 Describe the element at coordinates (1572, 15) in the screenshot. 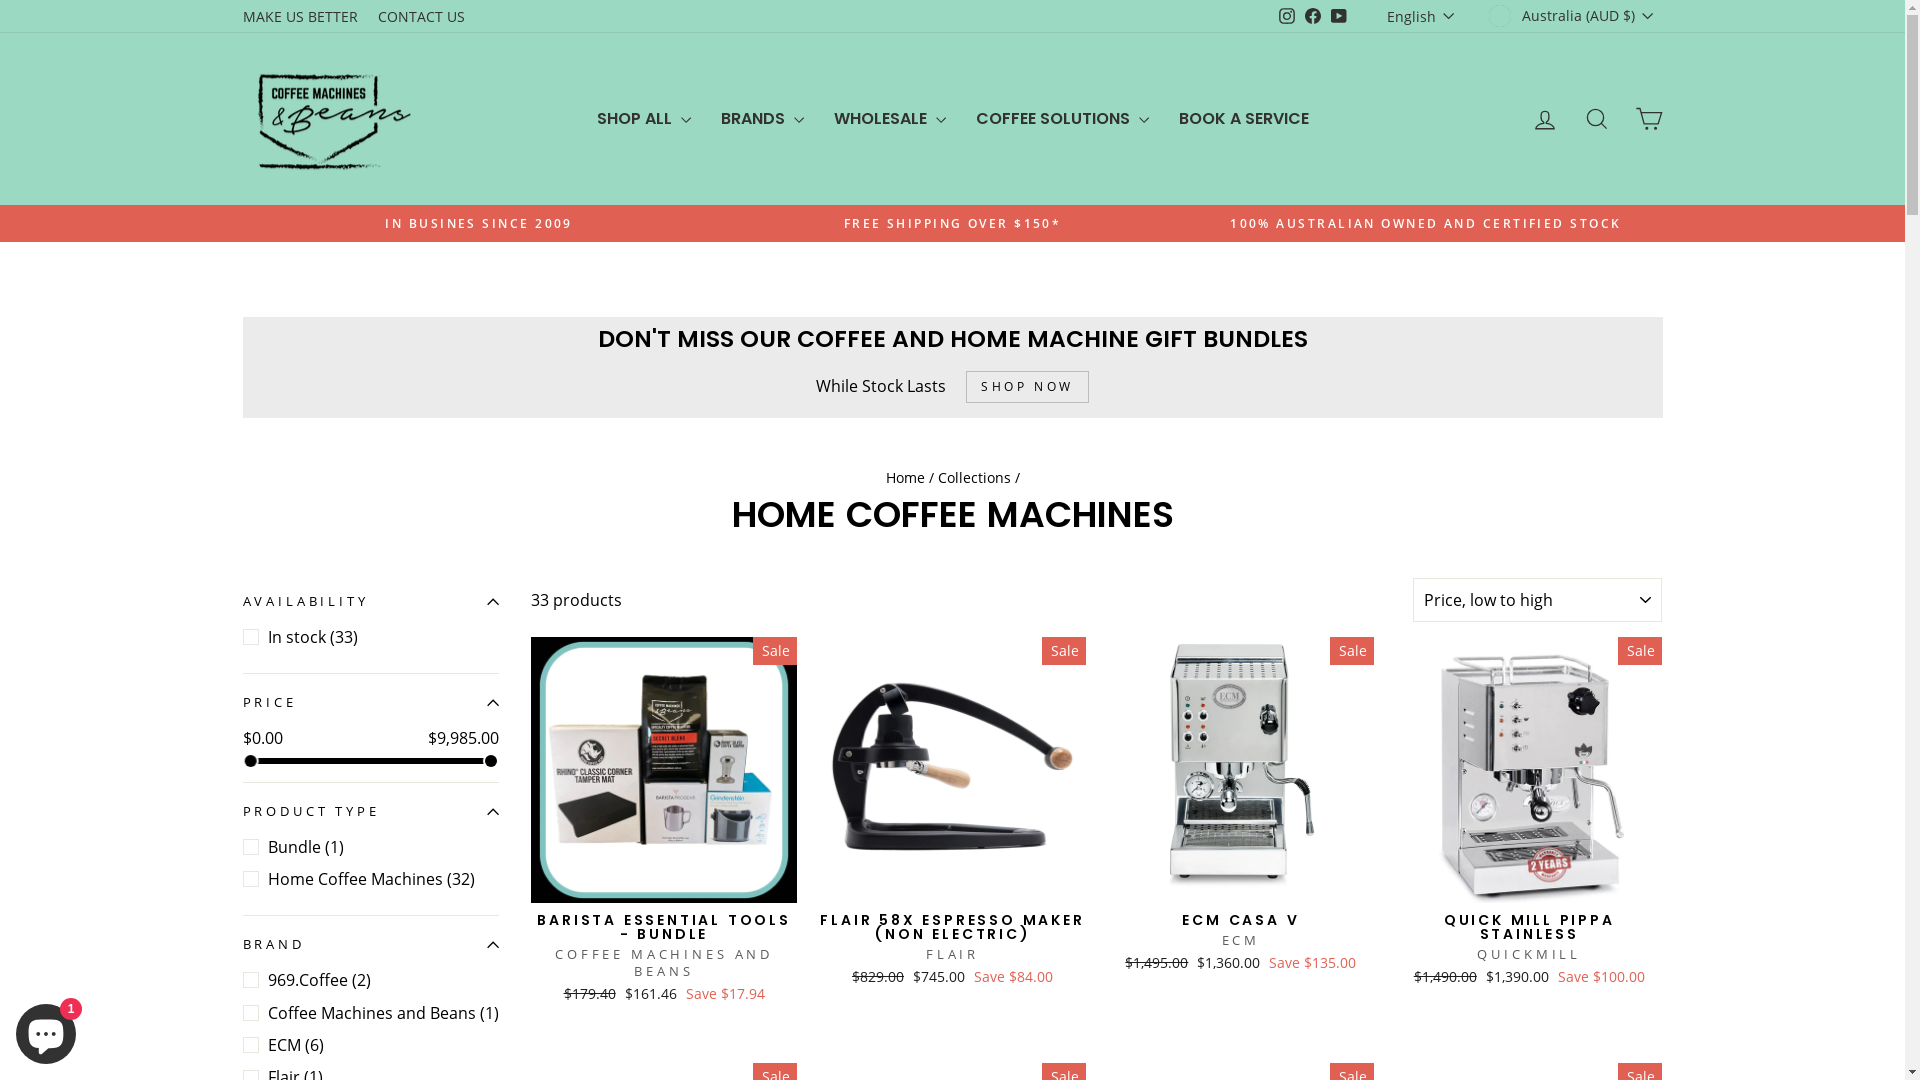

I see `'Australia (AUD $)'` at that location.